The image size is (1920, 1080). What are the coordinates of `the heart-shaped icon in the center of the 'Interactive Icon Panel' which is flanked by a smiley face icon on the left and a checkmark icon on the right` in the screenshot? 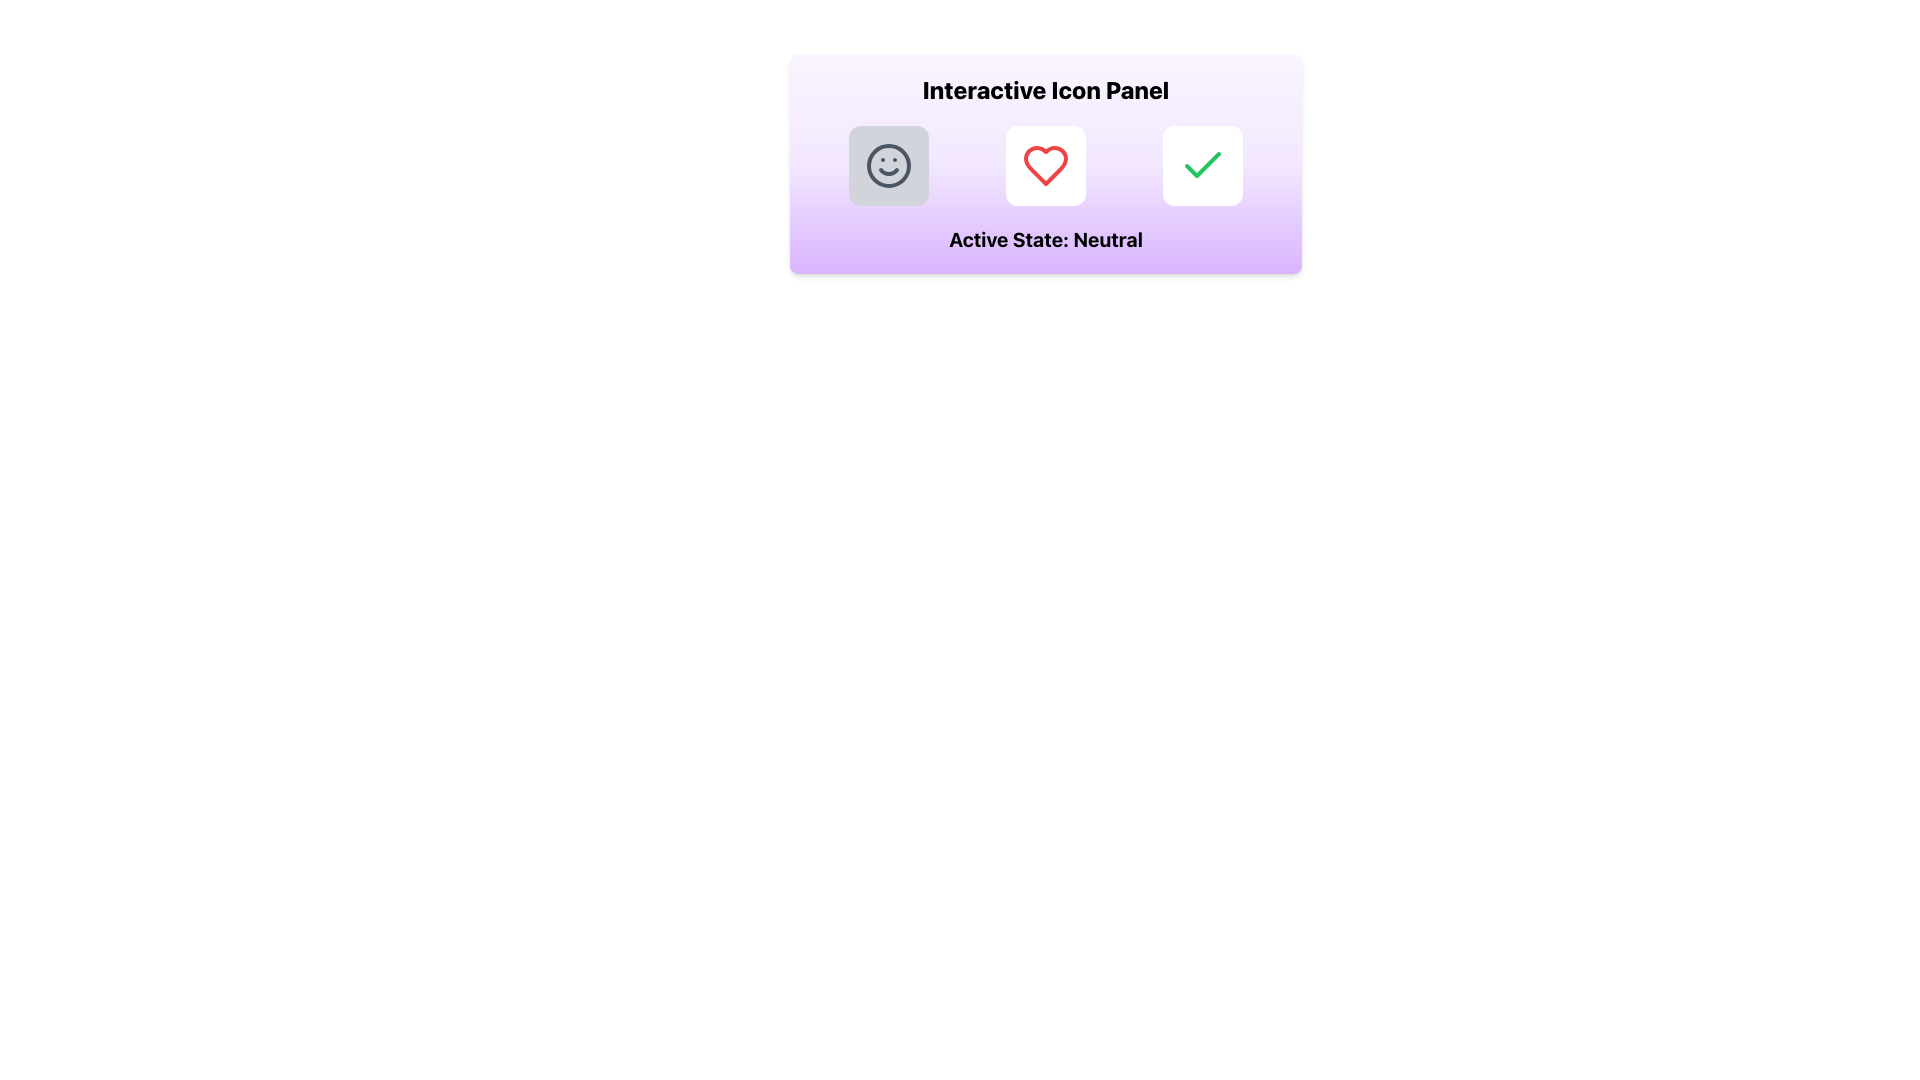 It's located at (1045, 164).